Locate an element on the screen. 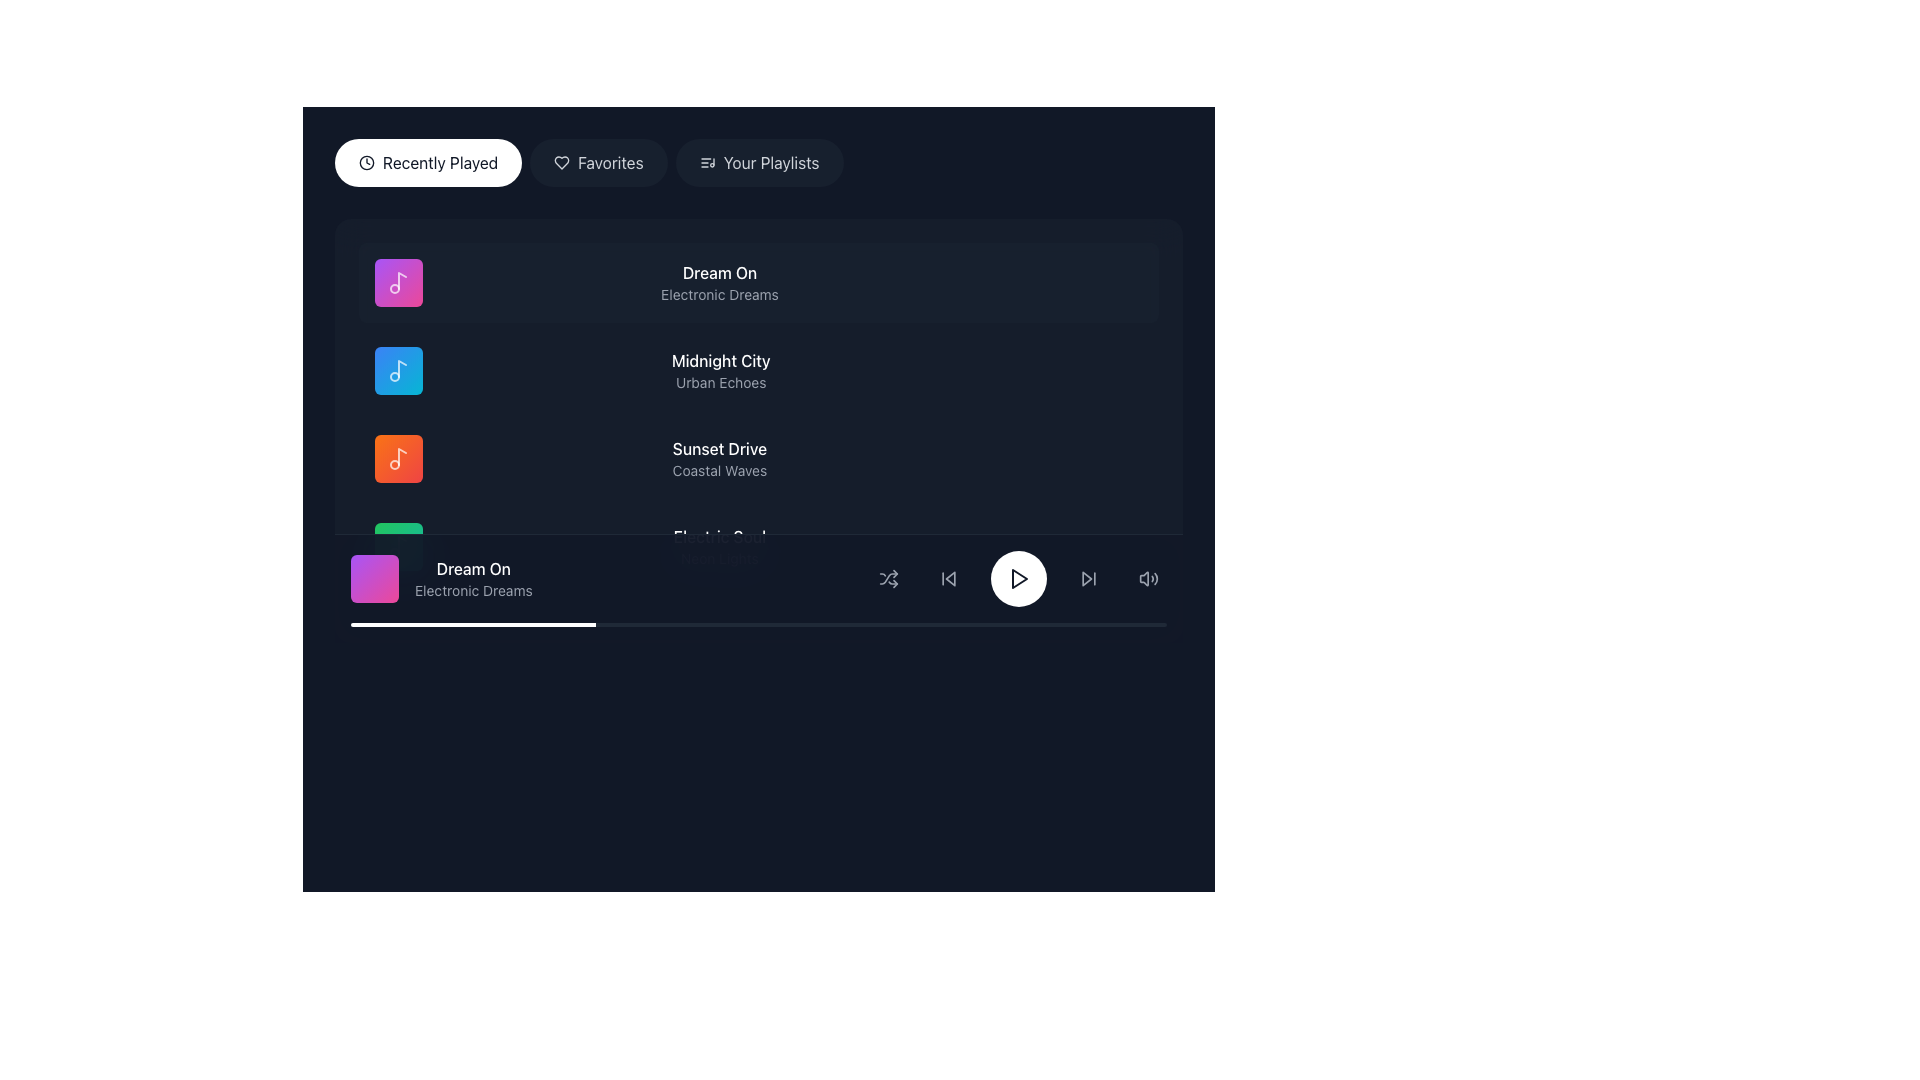 The image size is (1920, 1080). the text block displaying 'Sunset Drive' and 'Coastal Waves' is located at coordinates (720, 459).